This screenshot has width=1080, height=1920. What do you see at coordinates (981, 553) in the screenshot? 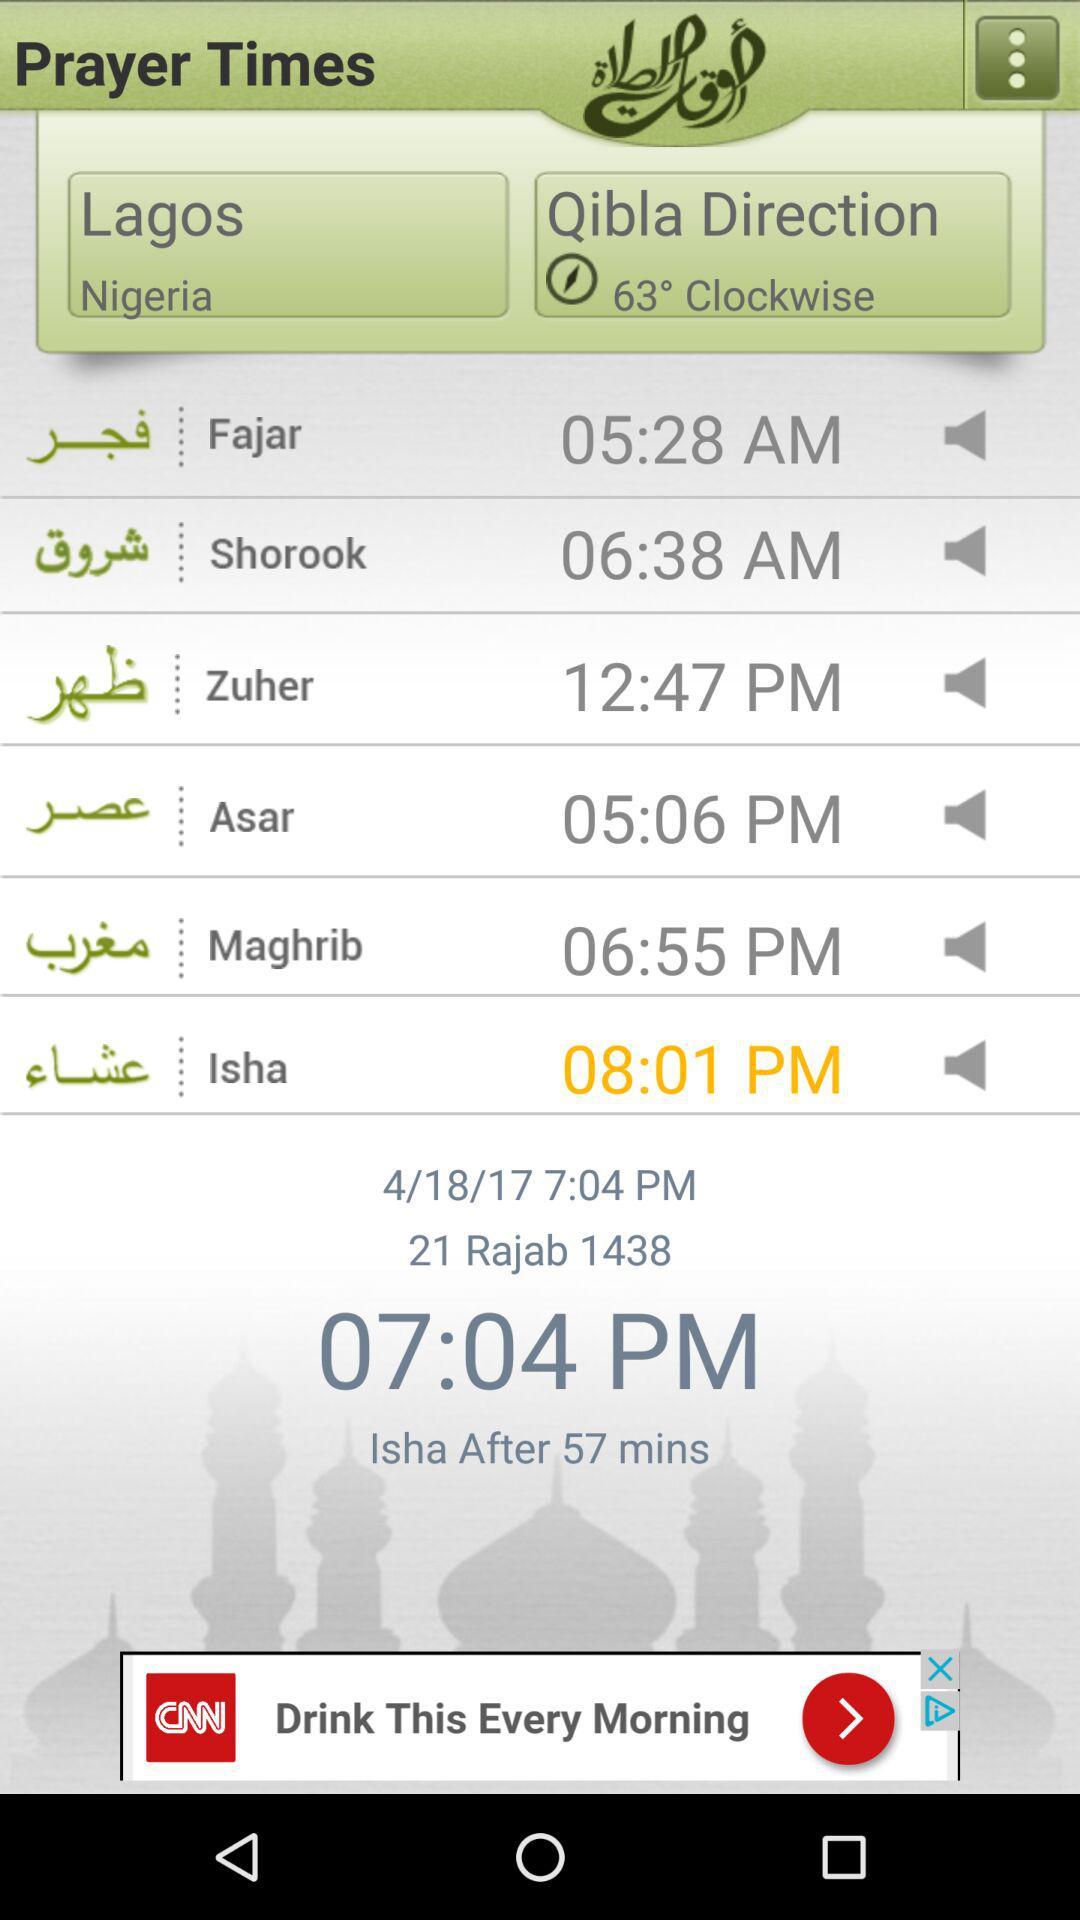
I see `turn sound on for alert` at bounding box center [981, 553].